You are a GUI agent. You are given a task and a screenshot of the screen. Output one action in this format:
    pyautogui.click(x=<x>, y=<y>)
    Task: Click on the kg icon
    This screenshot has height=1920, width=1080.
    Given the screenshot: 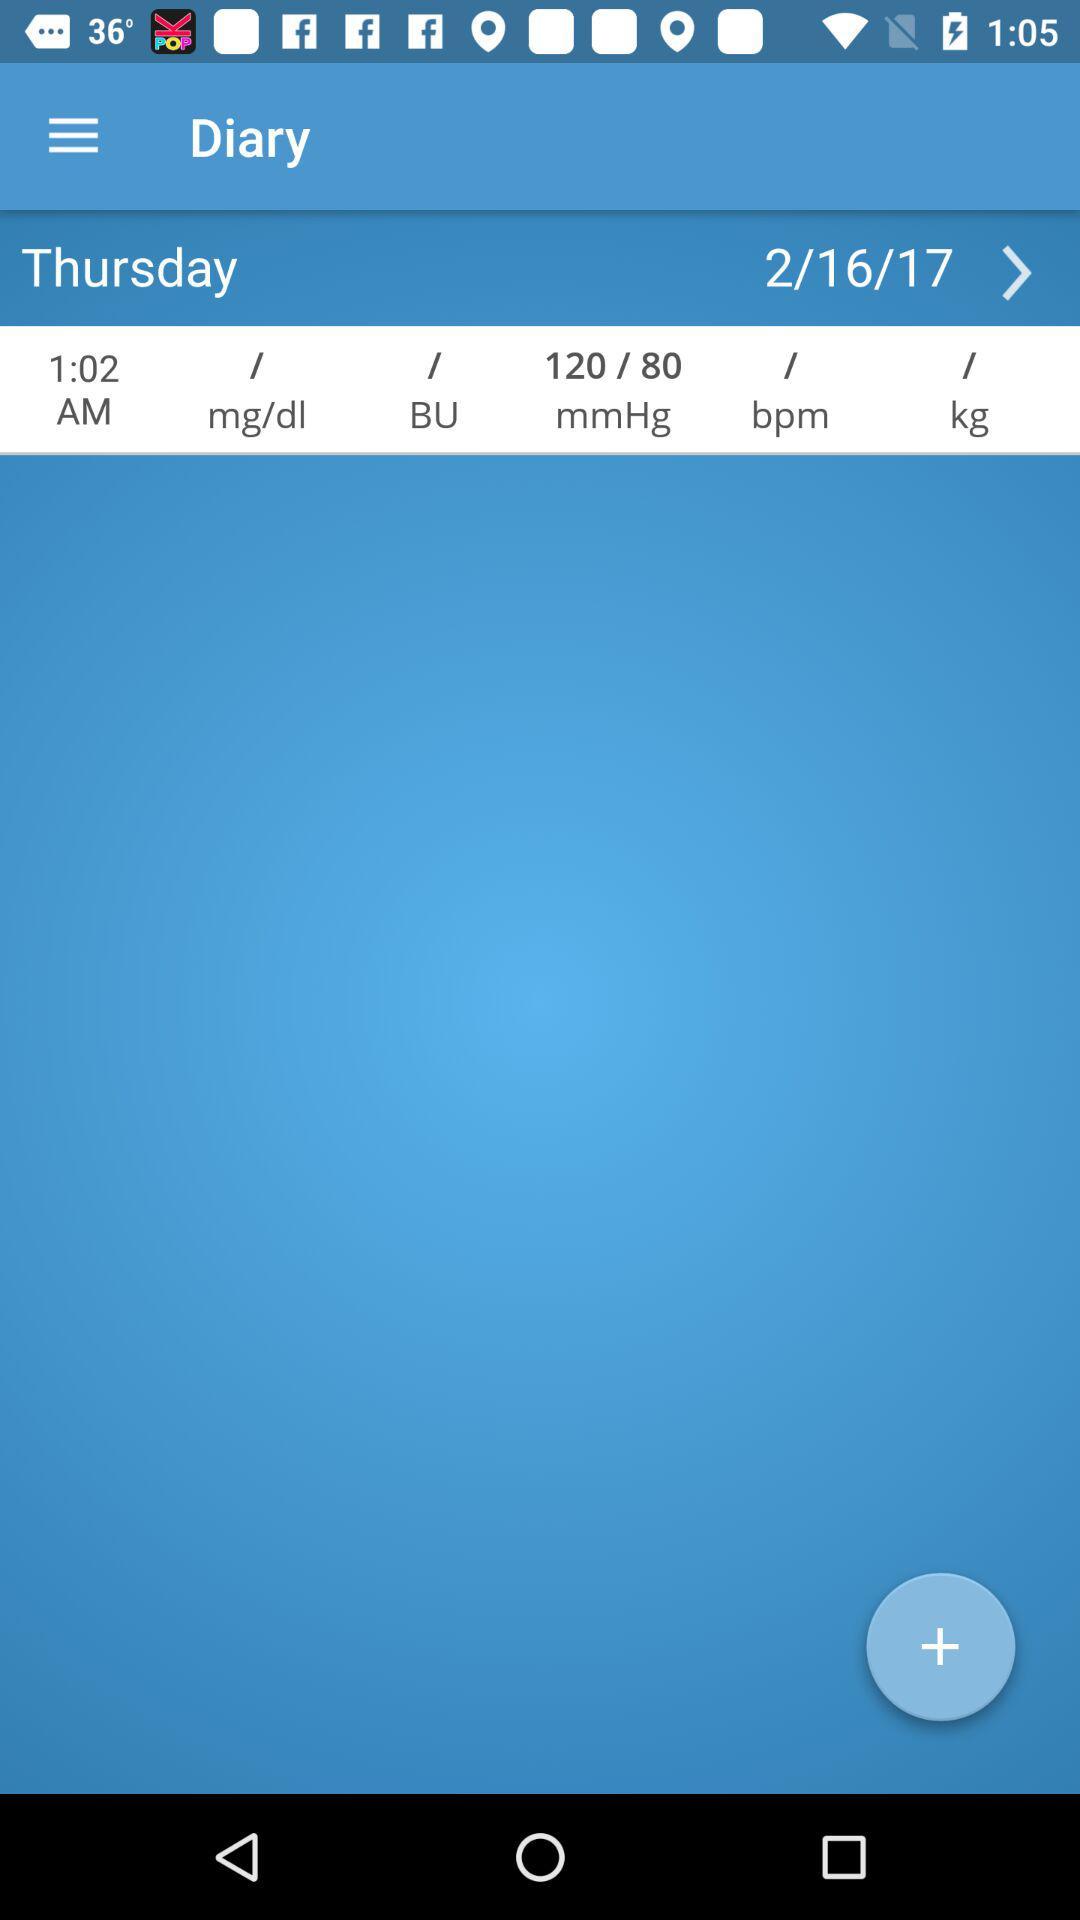 What is the action you would take?
    pyautogui.click(x=968, y=412)
    